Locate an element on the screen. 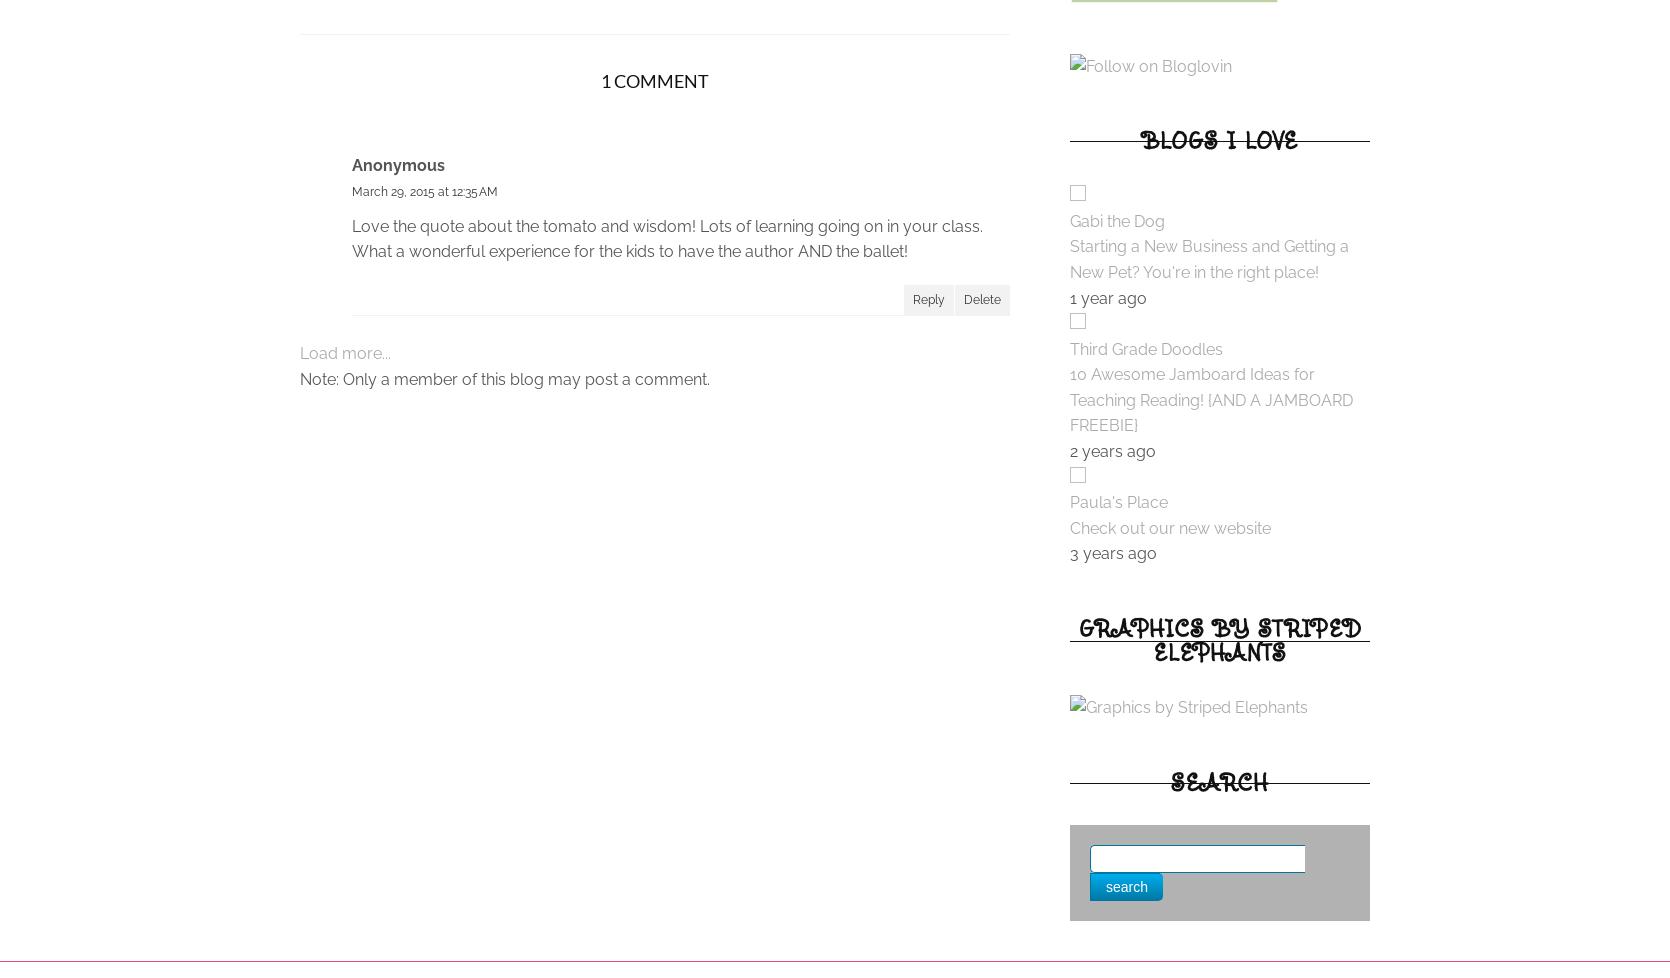 This screenshot has height=978, width=1670. '2 years ago' is located at coordinates (1112, 450).